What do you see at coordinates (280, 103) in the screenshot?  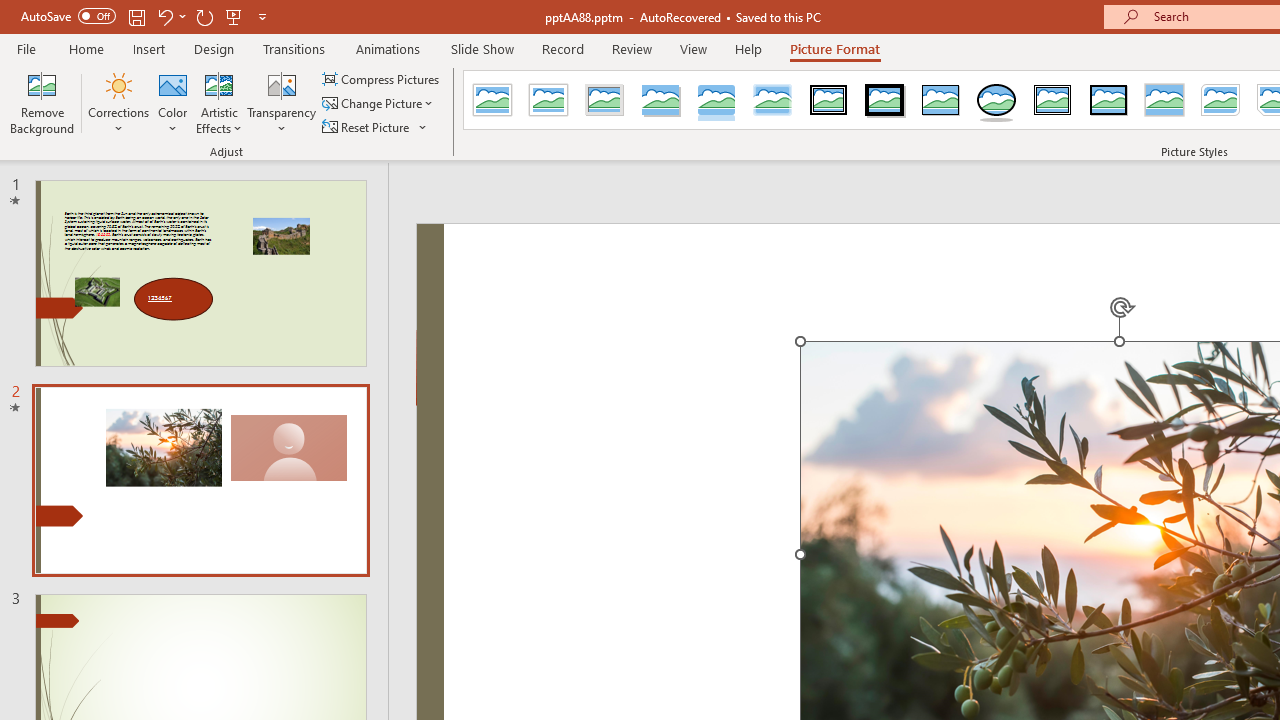 I see `'Transparency'` at bounding box center [280, 103].